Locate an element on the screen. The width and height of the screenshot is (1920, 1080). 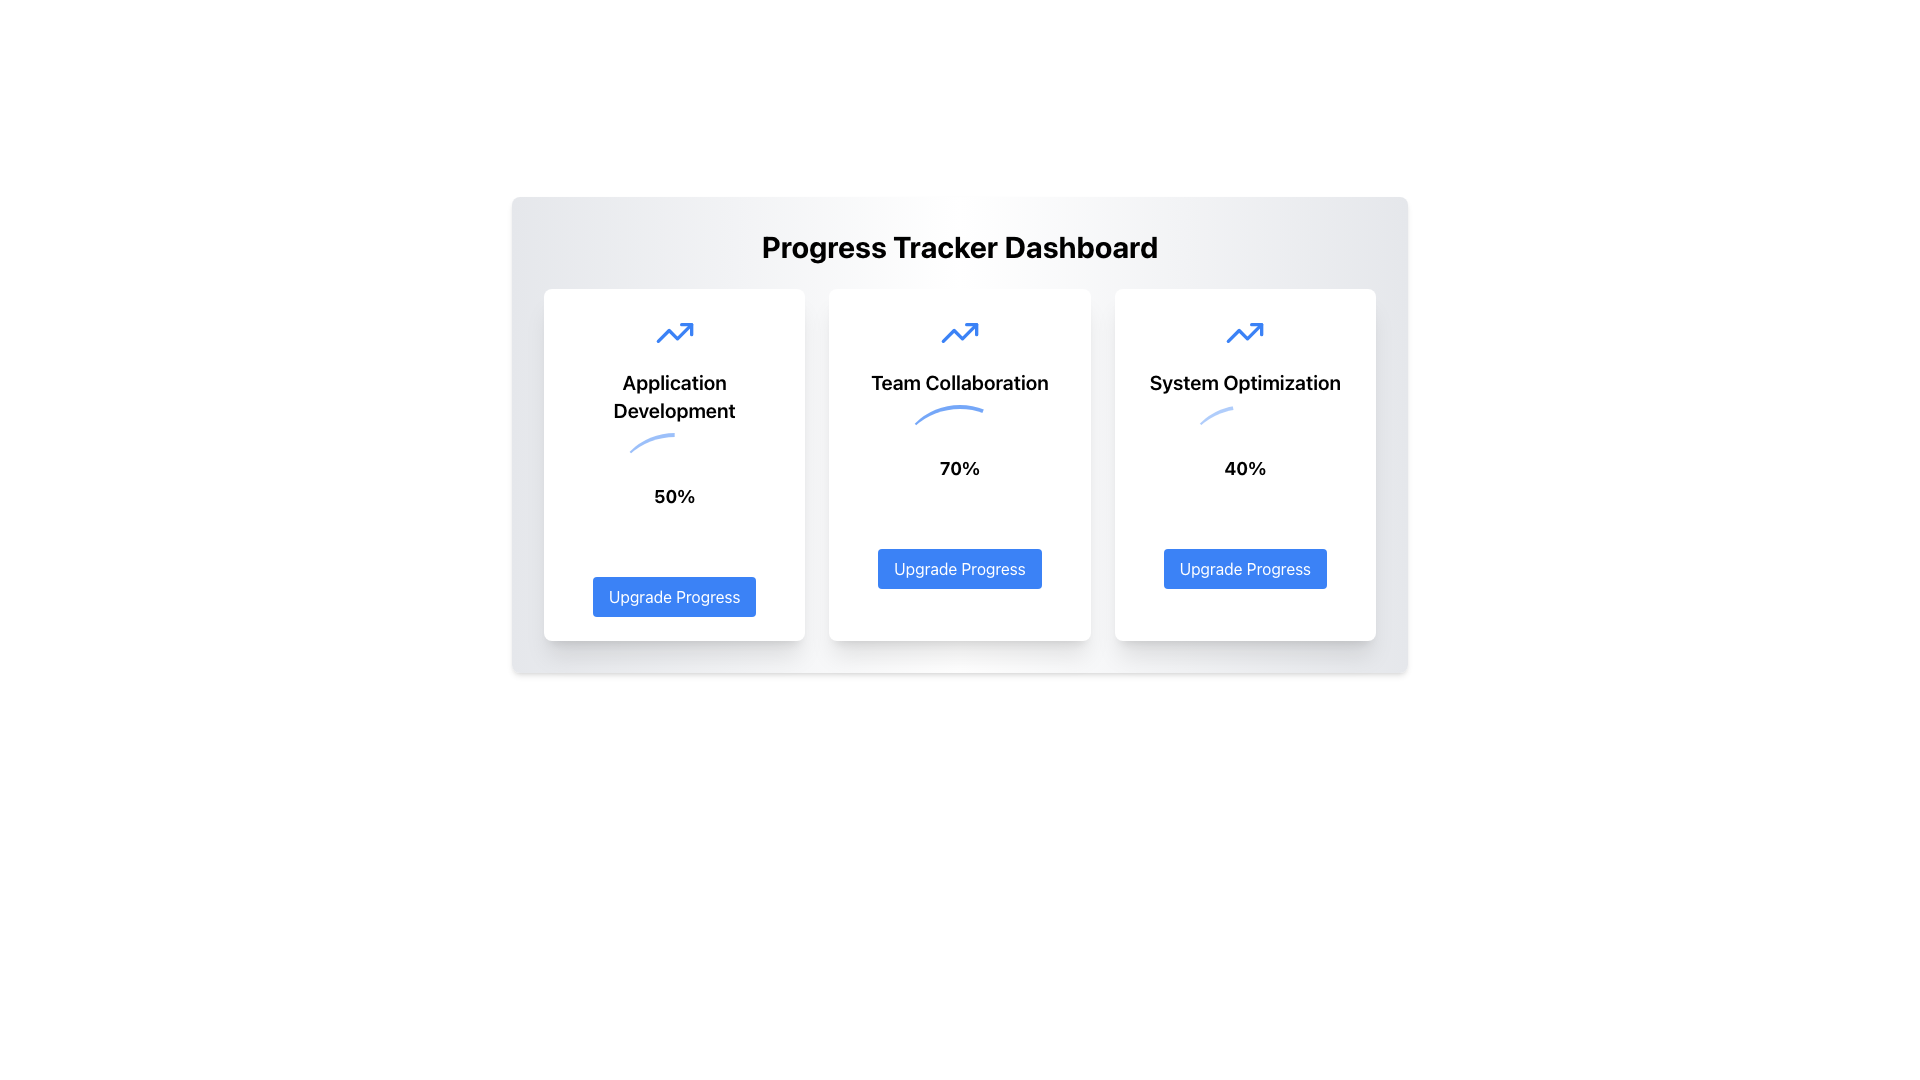
the text displaying '70%' which is centrally aligned within the circular progress indicator of the 'Team Collaboration' card is located at coordinates (960, 469).